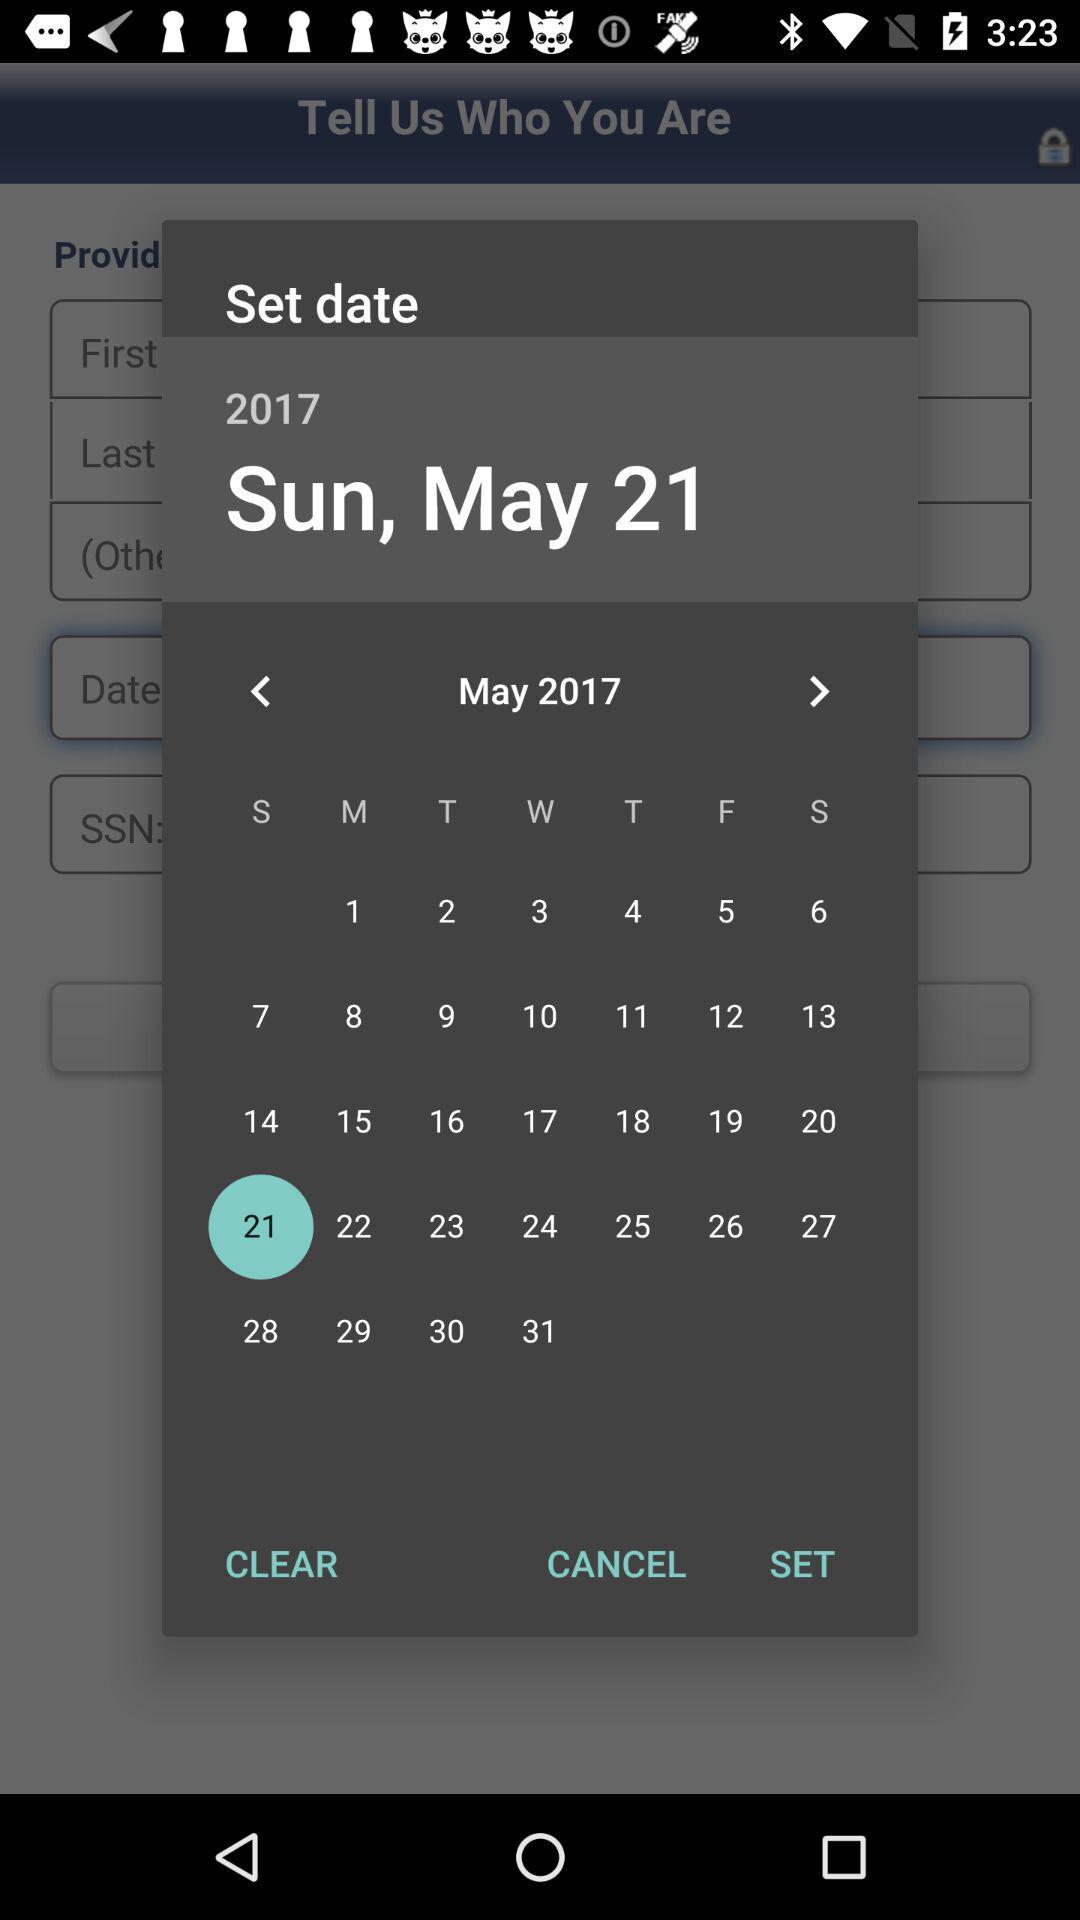  I want to click on item next to the set, so click(615, 1562).